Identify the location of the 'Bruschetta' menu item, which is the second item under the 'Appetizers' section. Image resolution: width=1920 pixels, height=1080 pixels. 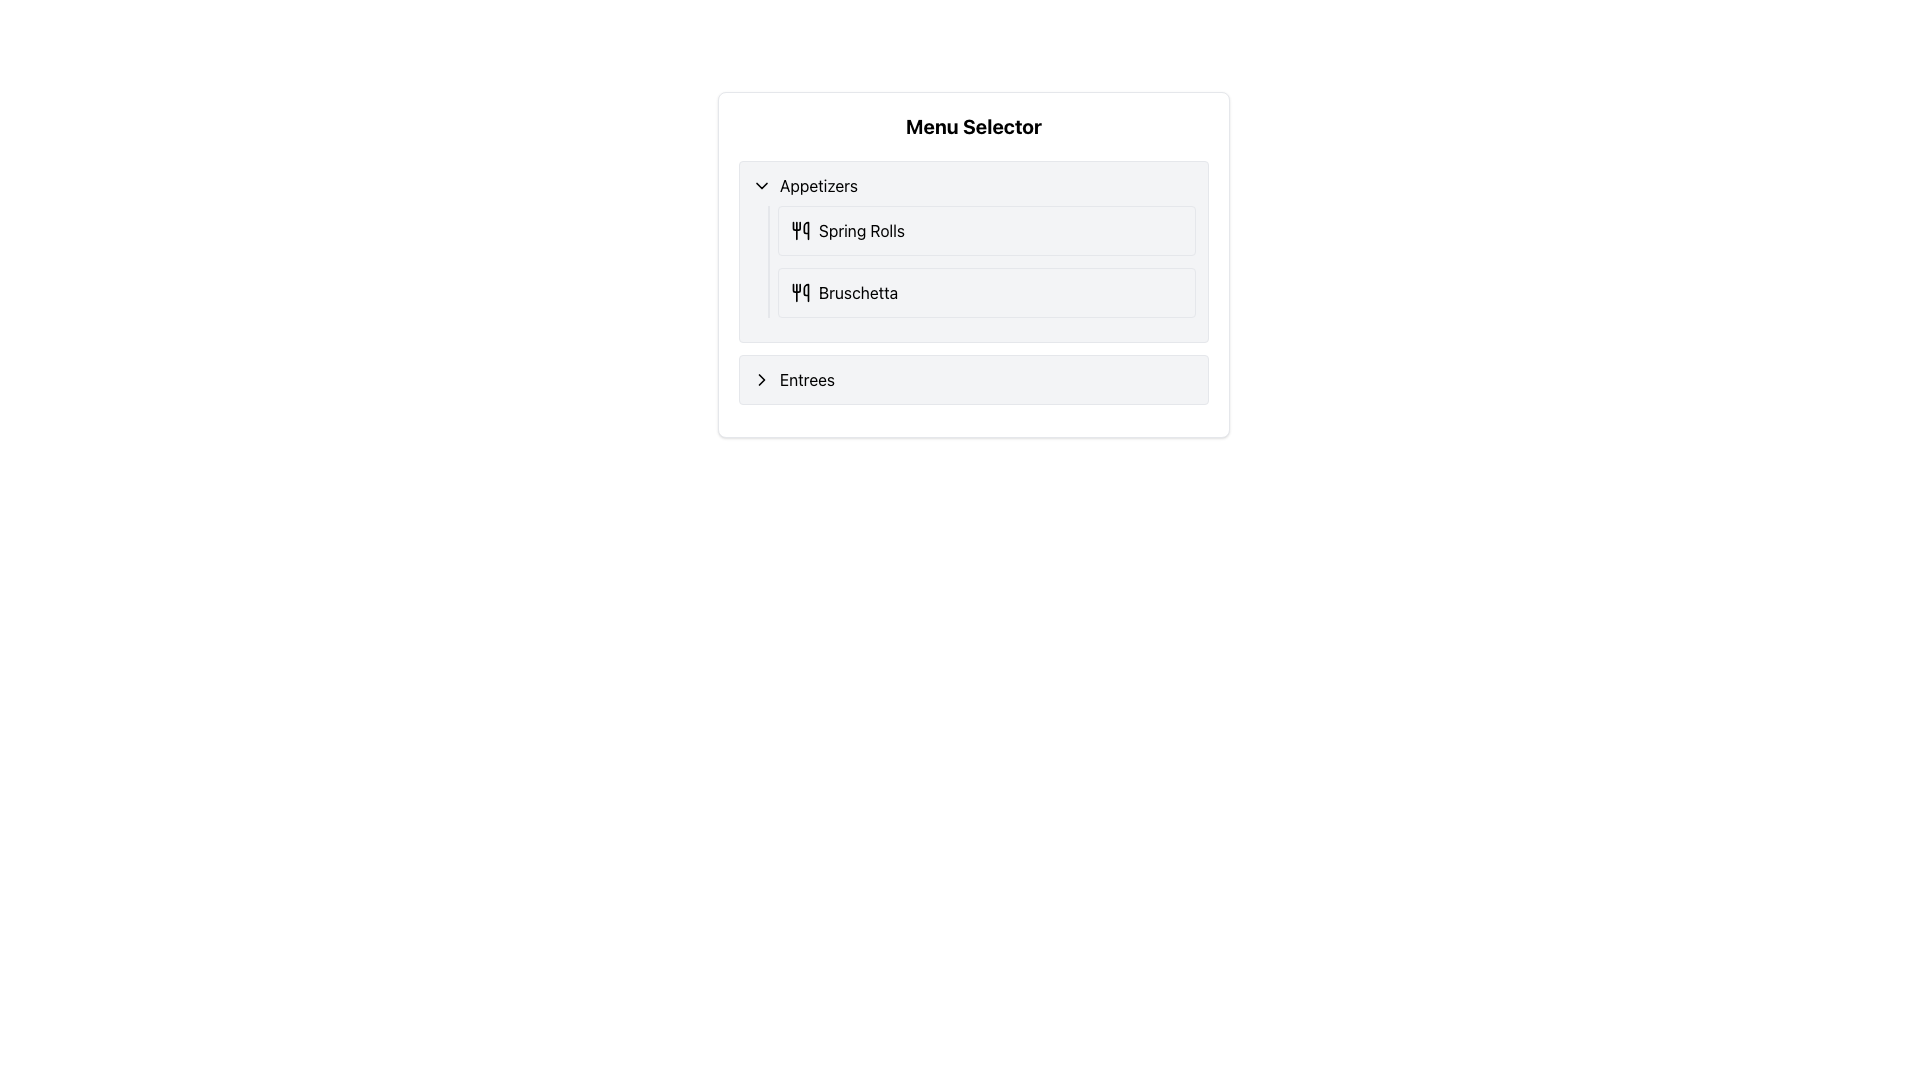
(987, 293).